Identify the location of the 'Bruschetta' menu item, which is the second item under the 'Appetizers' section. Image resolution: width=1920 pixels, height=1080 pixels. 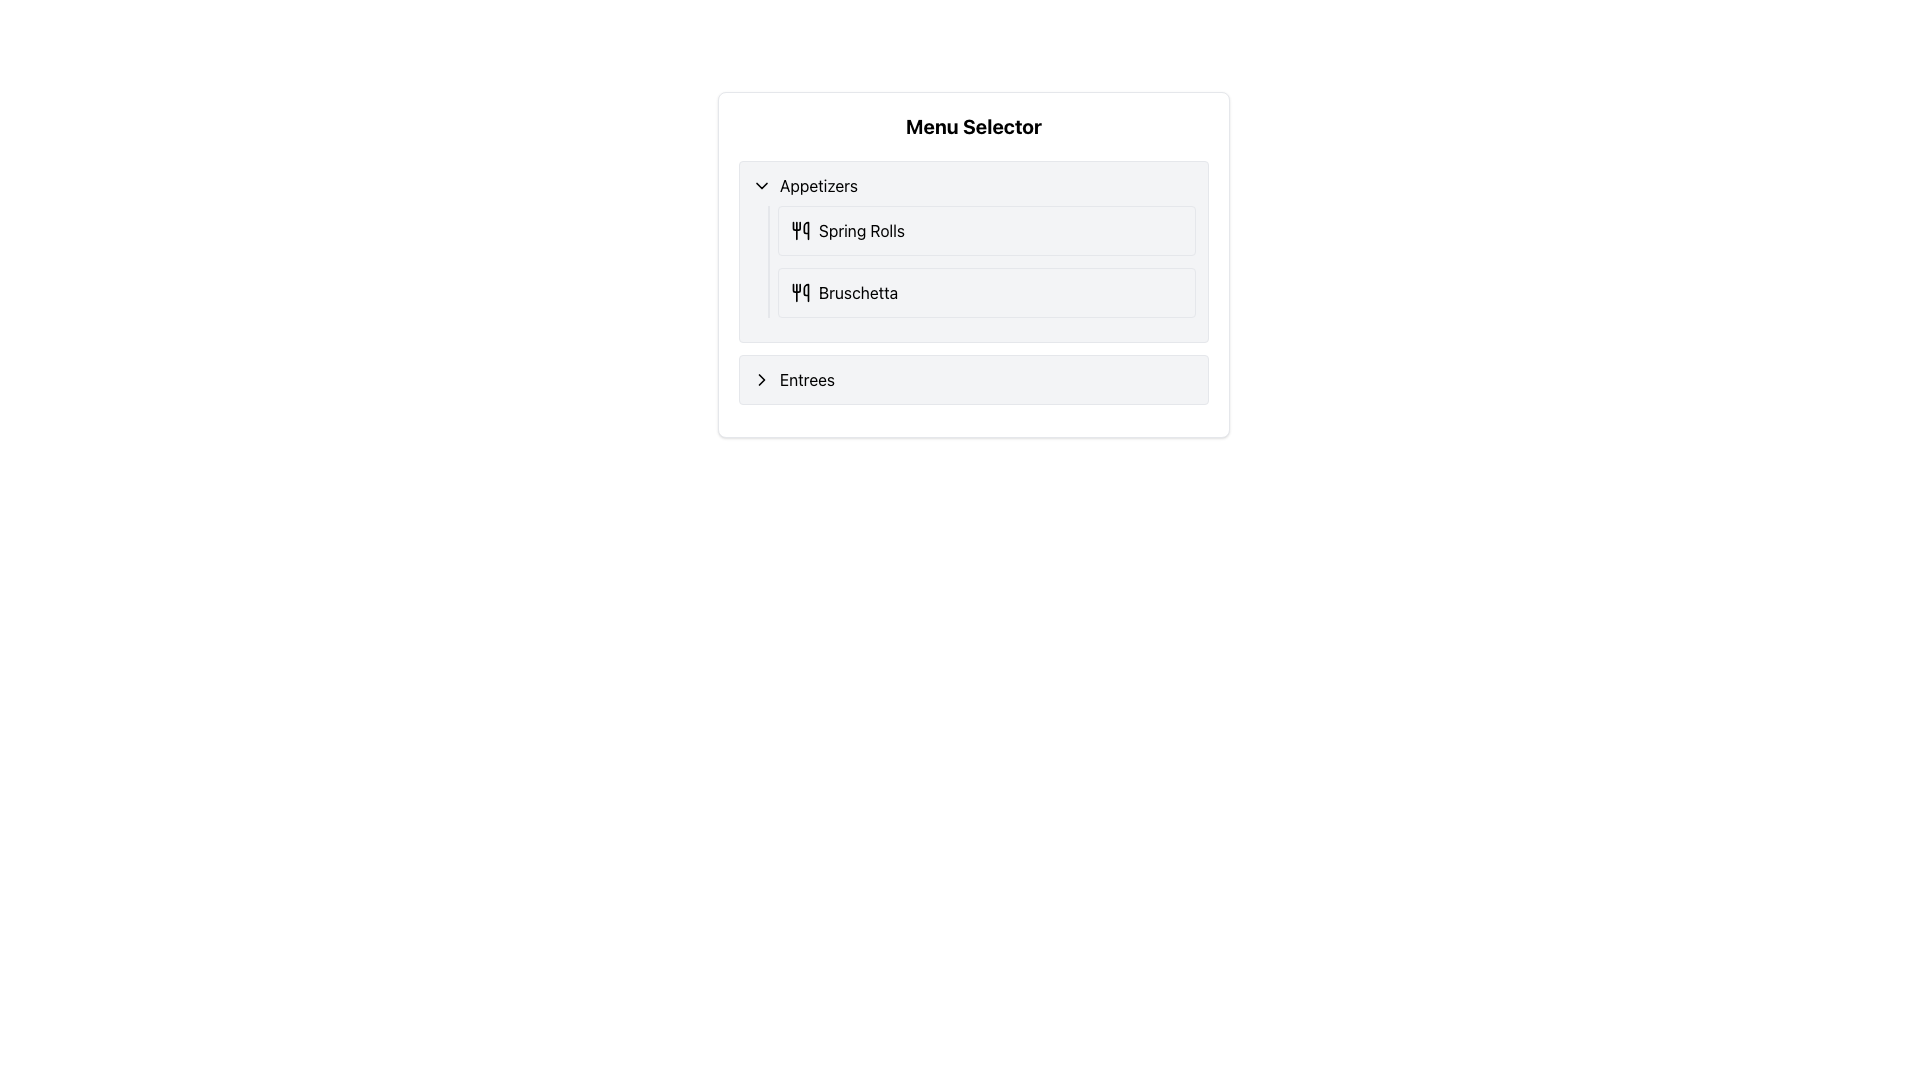
(987, 293).